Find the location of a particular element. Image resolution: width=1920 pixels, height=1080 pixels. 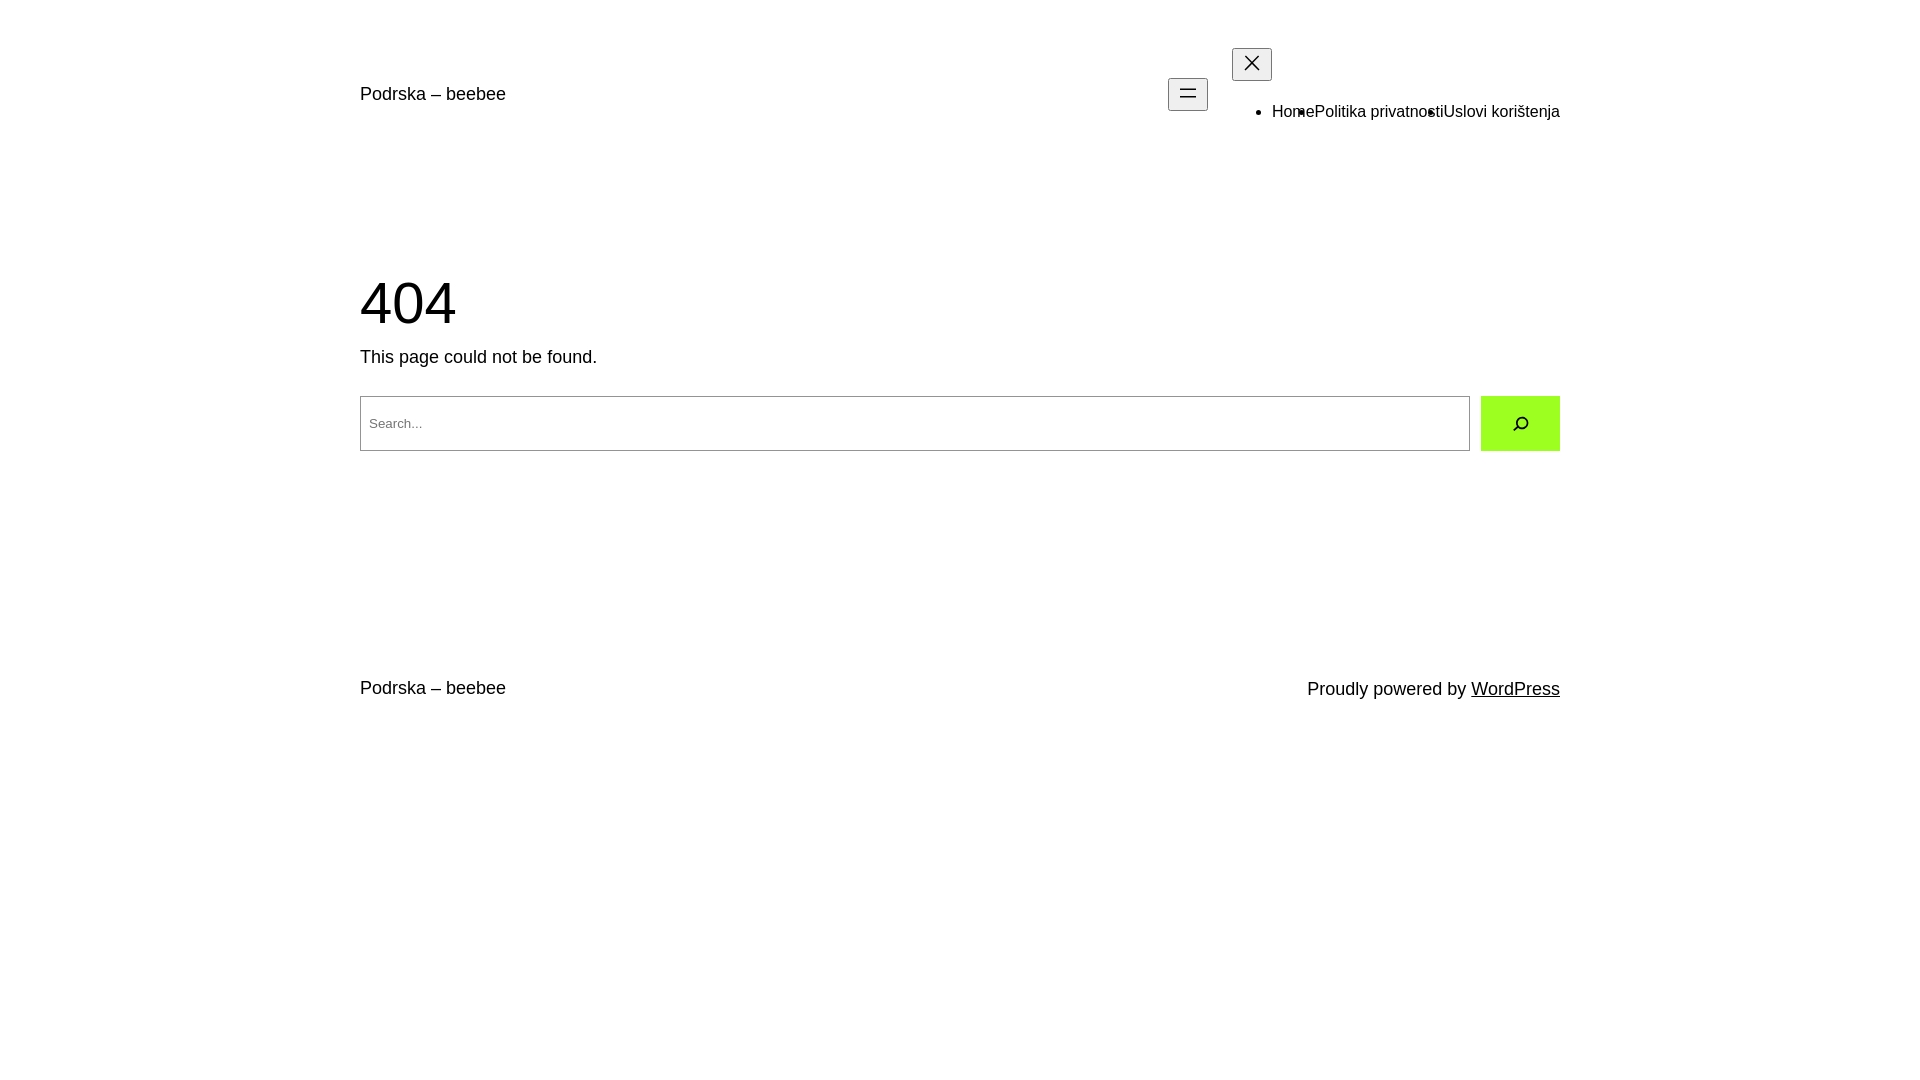

'WordPress' is located at coordinates (1515, 688).